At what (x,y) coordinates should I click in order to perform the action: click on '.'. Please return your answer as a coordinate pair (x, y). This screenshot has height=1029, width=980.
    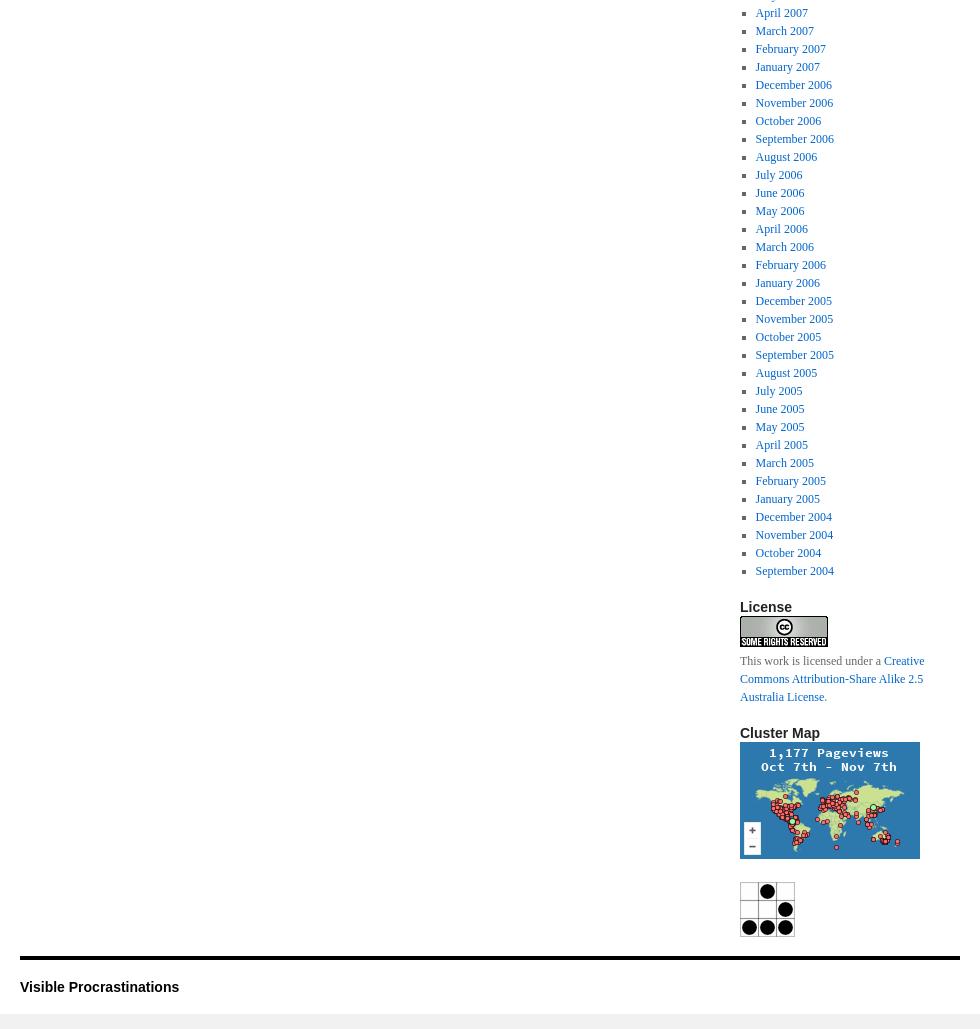
    Looking at the image, I should click on (825, 696).